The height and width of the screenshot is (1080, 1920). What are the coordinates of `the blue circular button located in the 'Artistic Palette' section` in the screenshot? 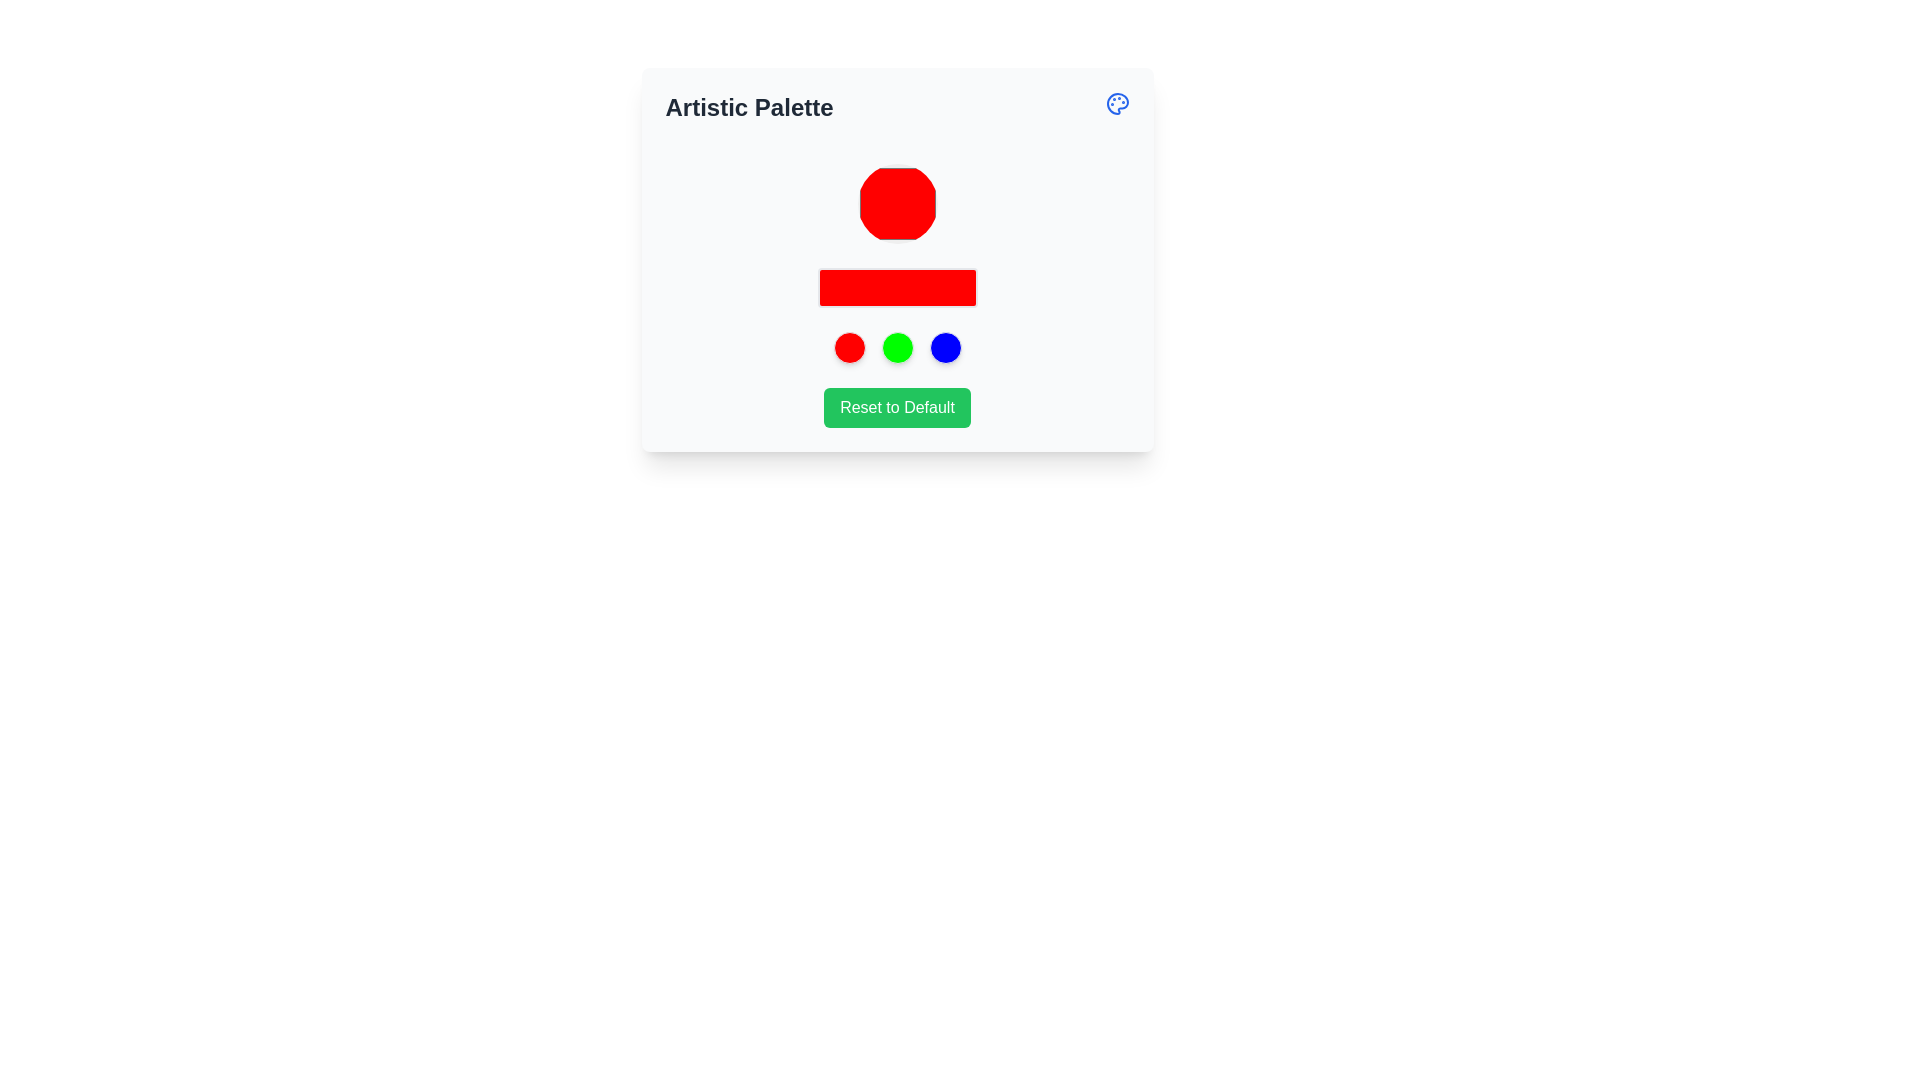 It's located at (944, 346).